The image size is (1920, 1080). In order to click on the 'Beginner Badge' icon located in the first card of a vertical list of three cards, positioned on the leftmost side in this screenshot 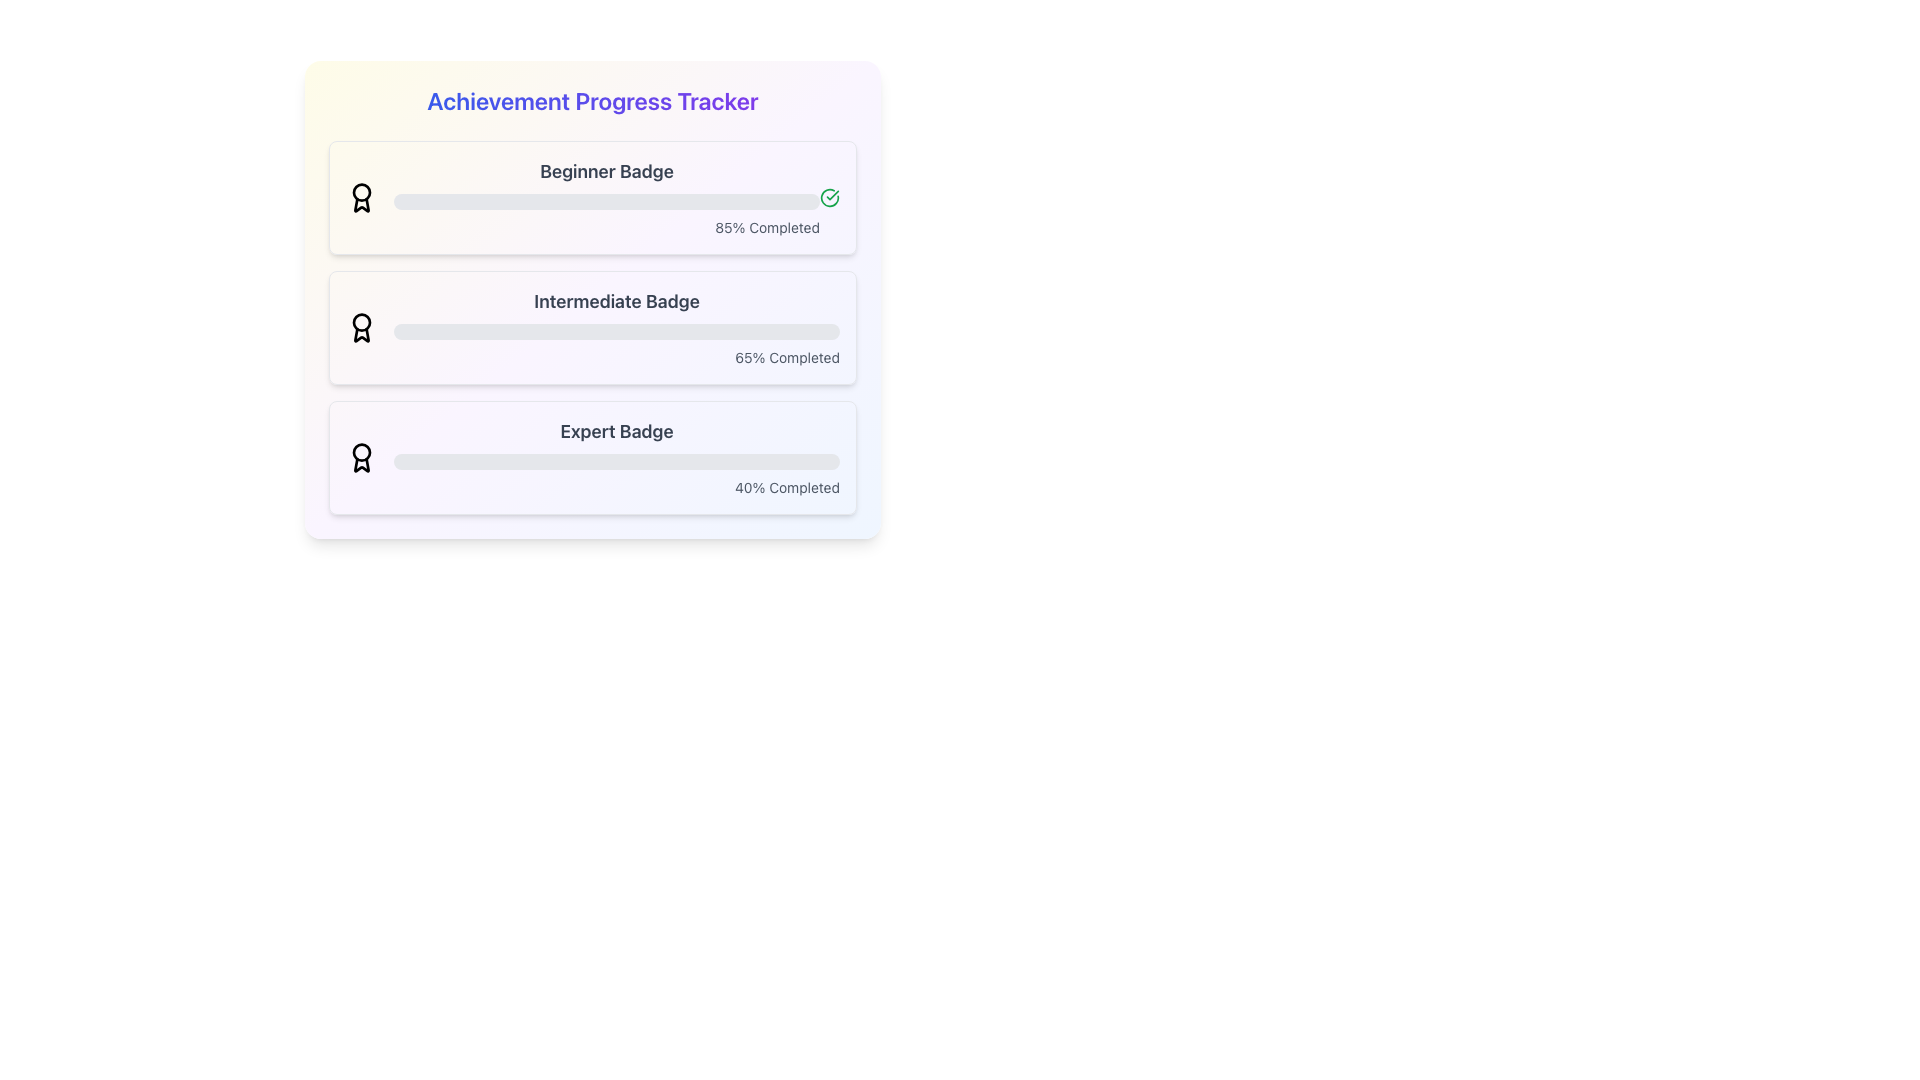, I will do `click(361, 192)`.